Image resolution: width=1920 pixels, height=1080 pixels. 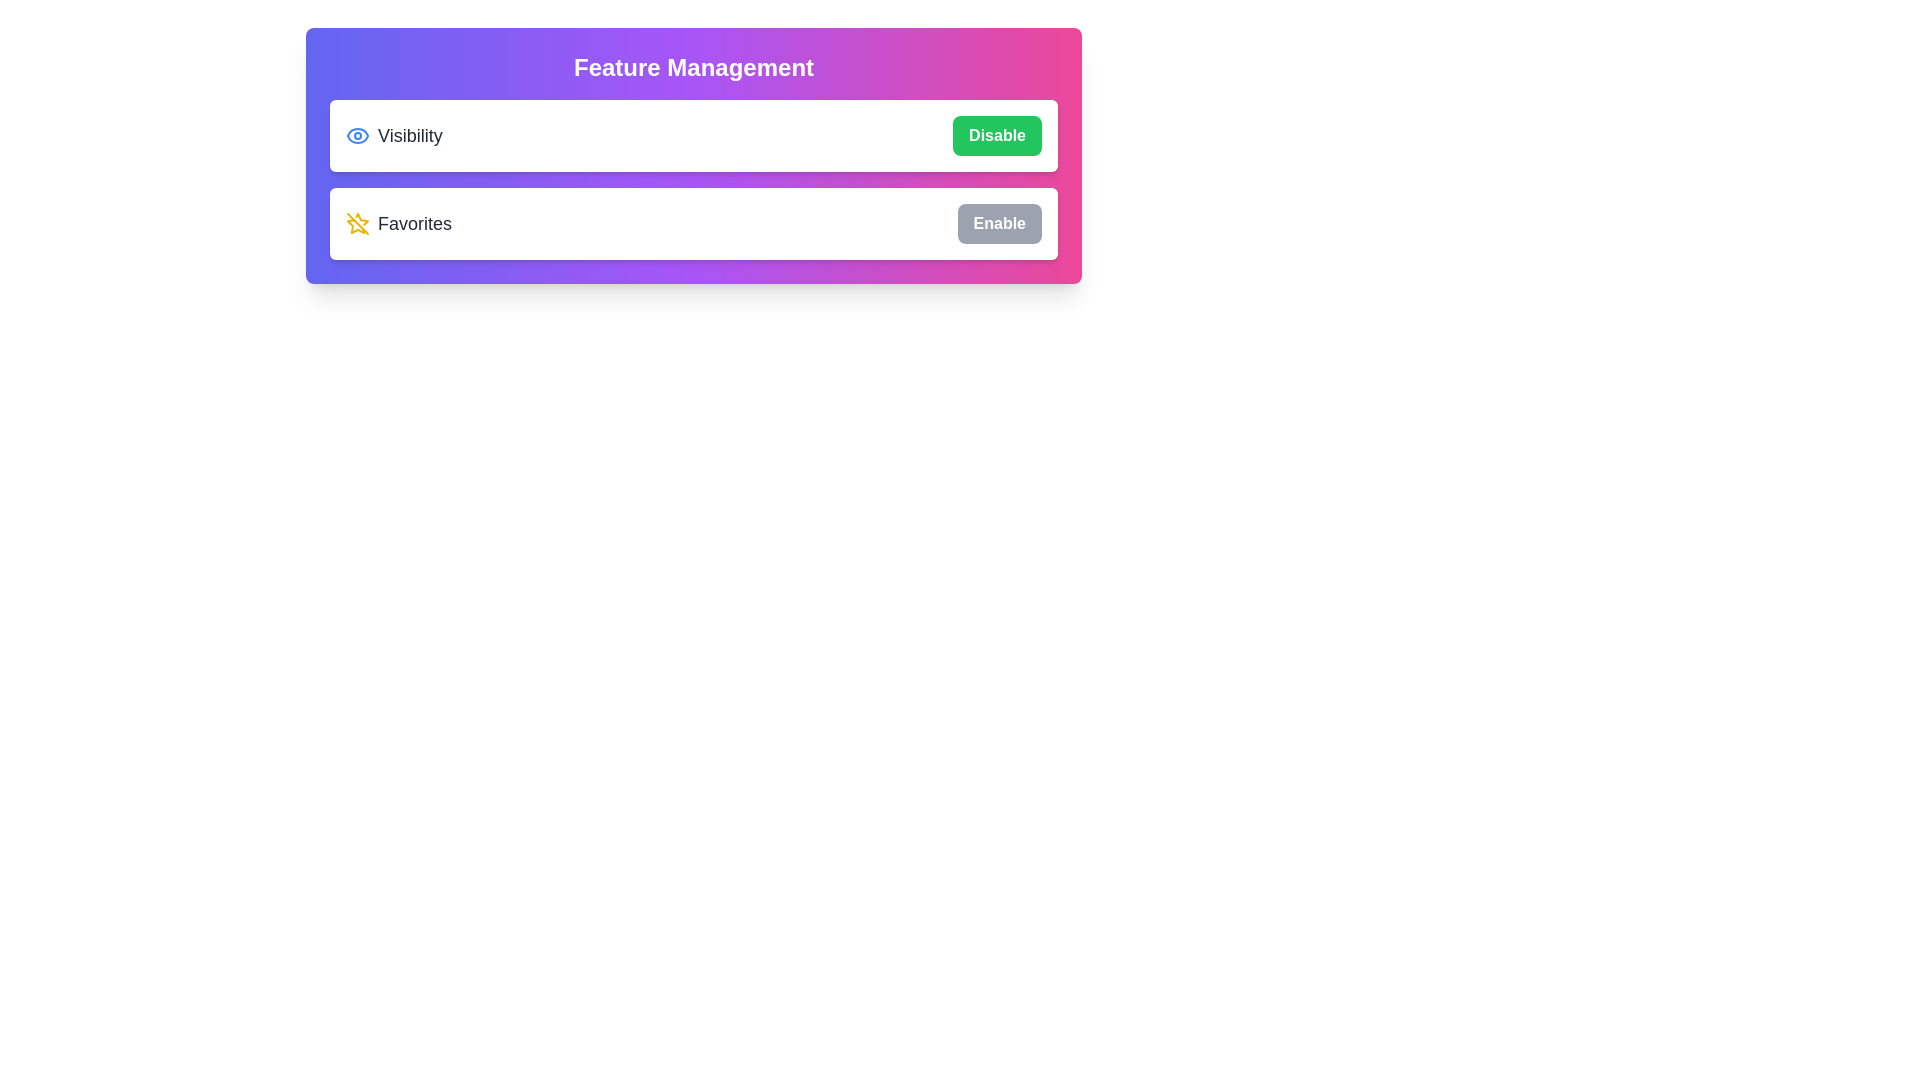 I want to click on the 'Enable' button next to the 'Favorites' label to toggle its status, so click(x=998, y=223).